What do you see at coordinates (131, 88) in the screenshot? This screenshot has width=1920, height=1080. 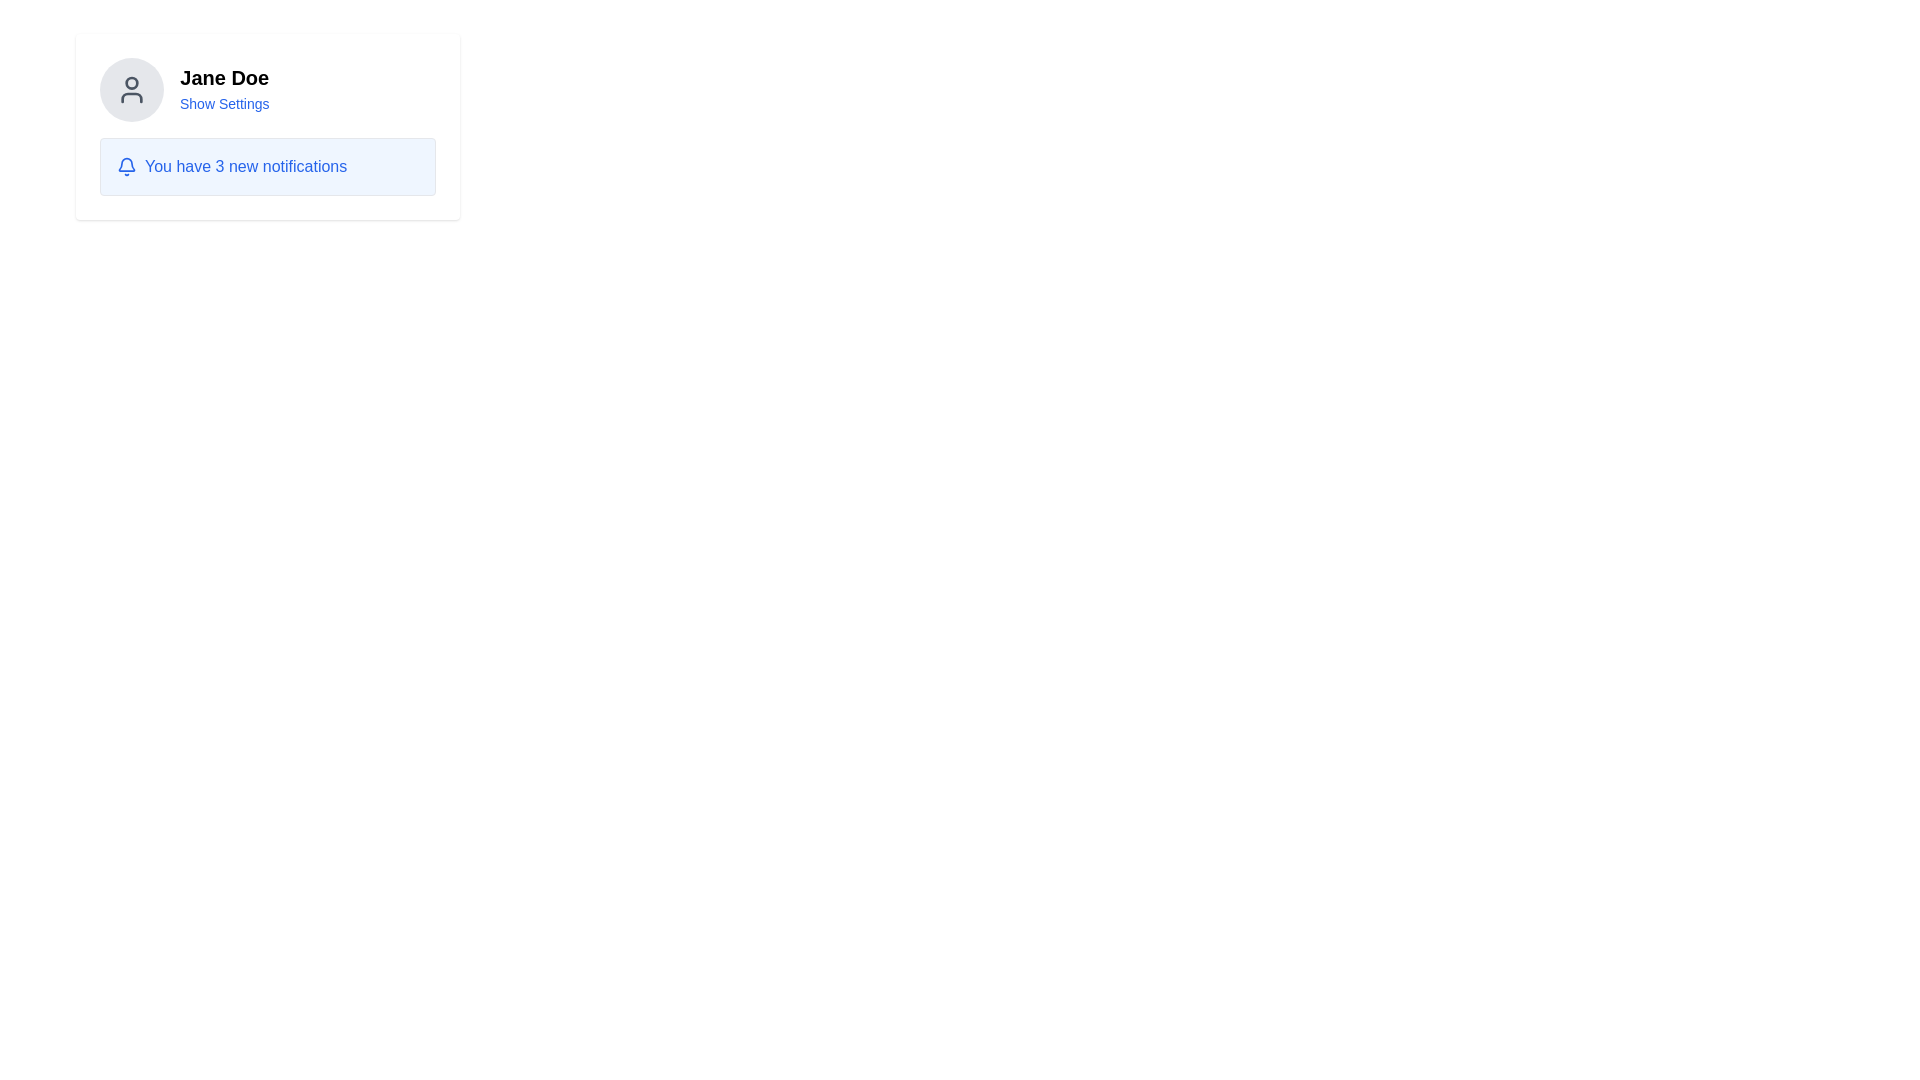 I see `the circular user figure icon with a gray silhouette, located near the top left of the interface, adjacent to 'Jane Doe' and 'Show Settings'` at bounding box center [131, 88].